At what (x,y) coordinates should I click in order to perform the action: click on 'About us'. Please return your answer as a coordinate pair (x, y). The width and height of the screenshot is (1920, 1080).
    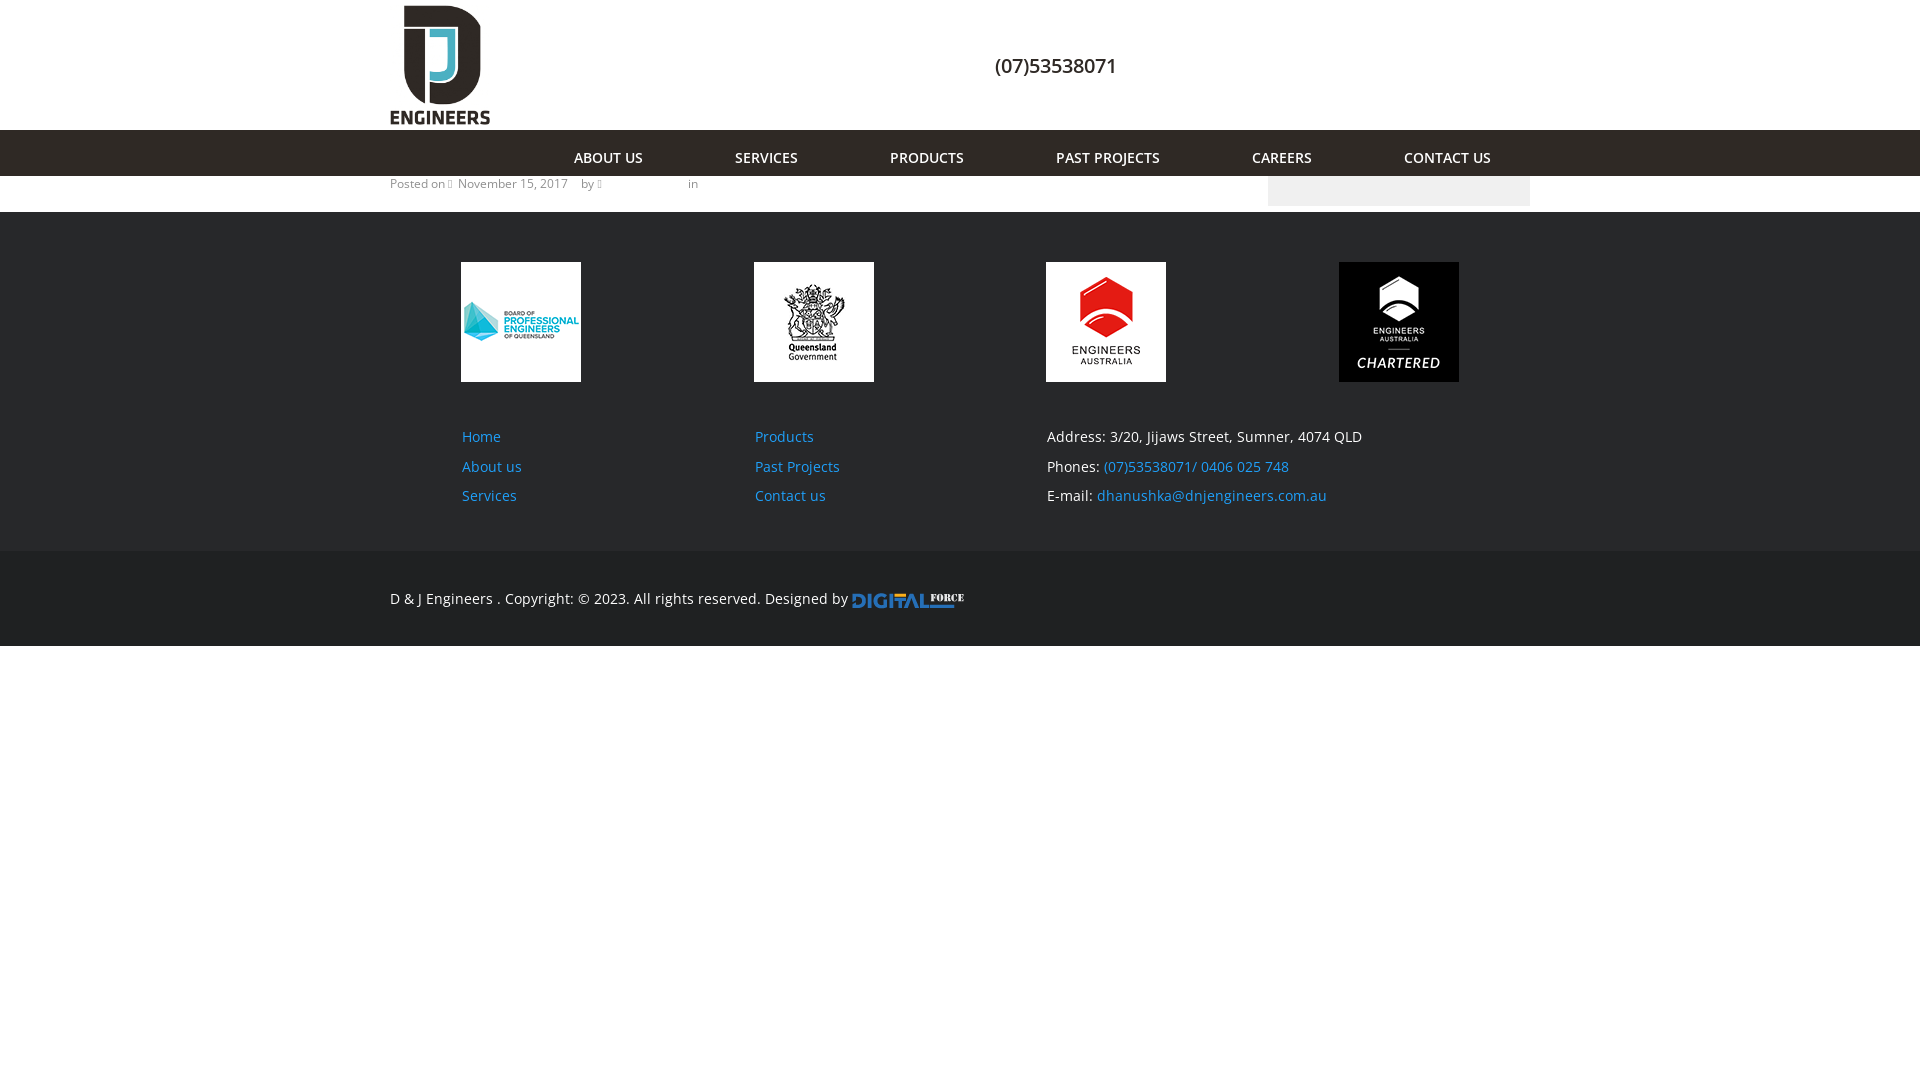
    Looking at the image, I should click on (491, 466).